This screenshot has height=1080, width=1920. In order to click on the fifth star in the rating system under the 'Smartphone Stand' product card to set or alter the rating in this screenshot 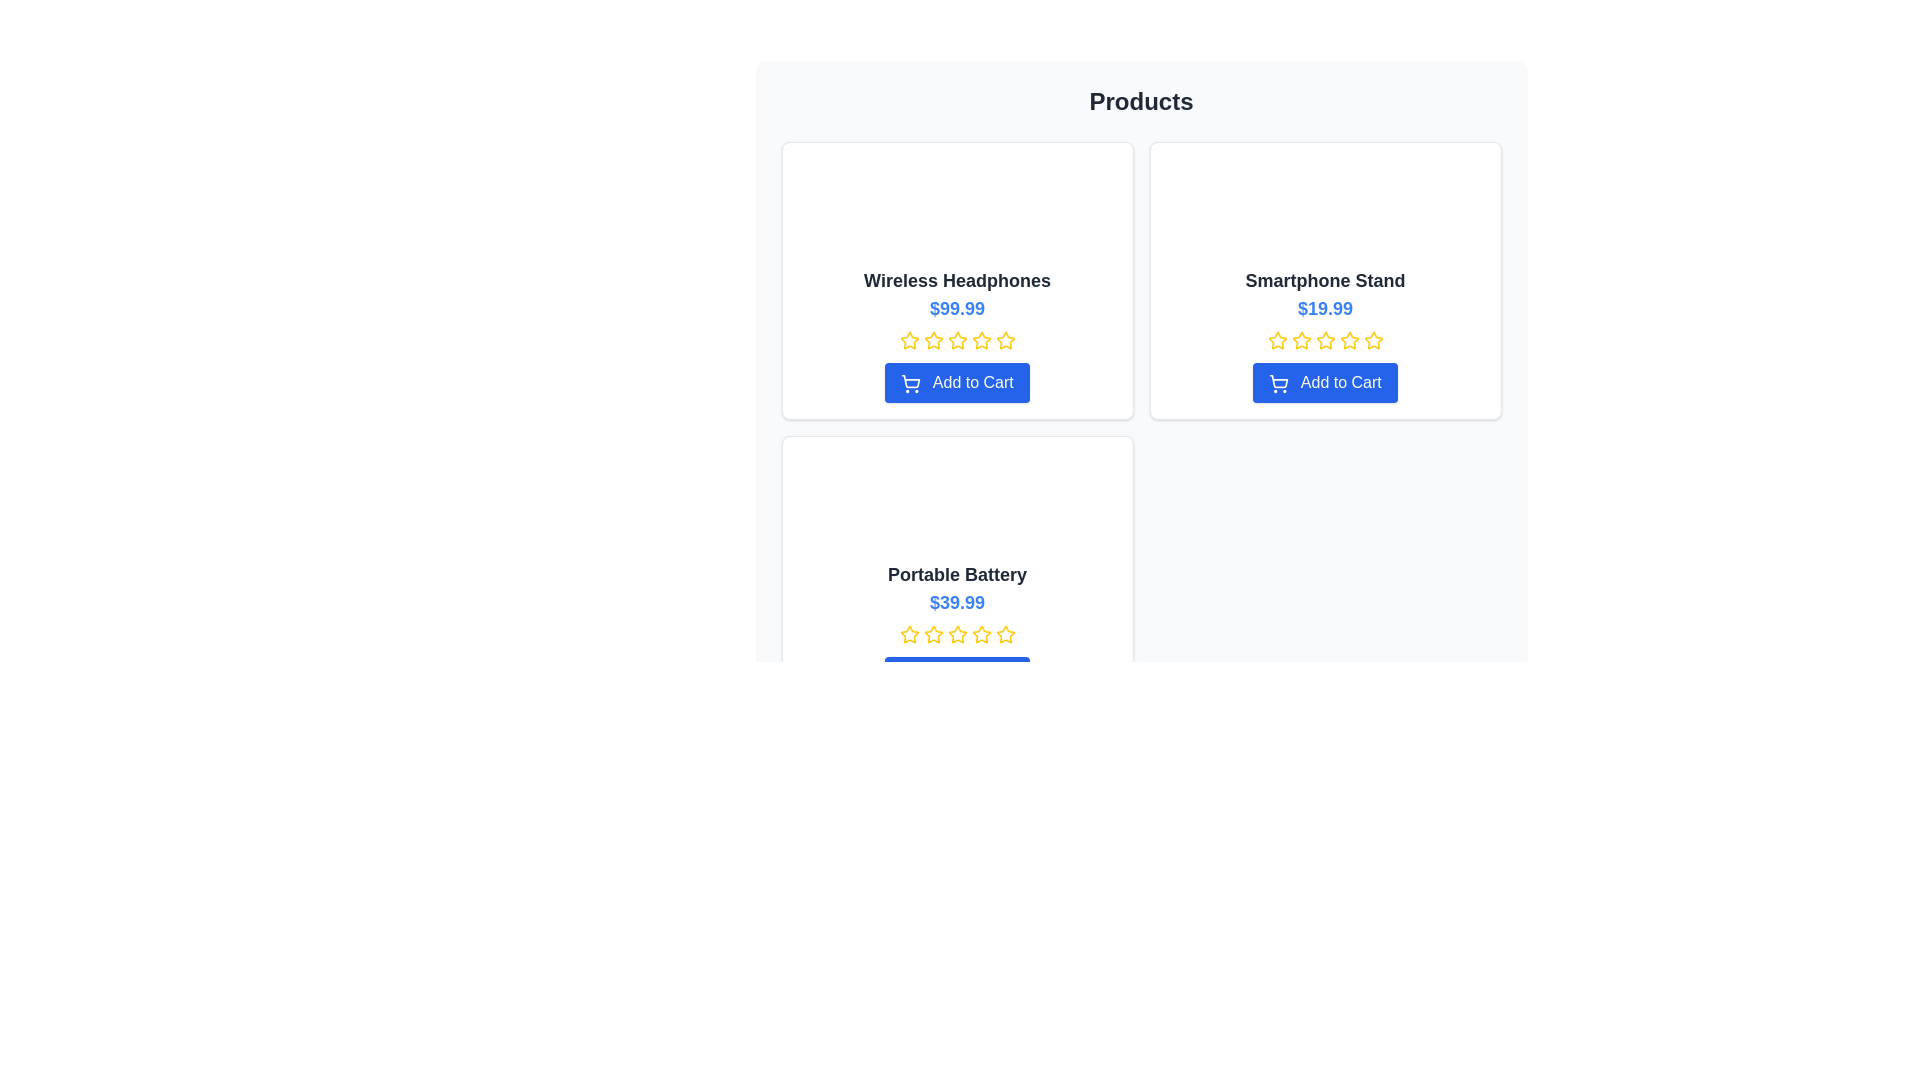, I will do `click(1371, 338)`.